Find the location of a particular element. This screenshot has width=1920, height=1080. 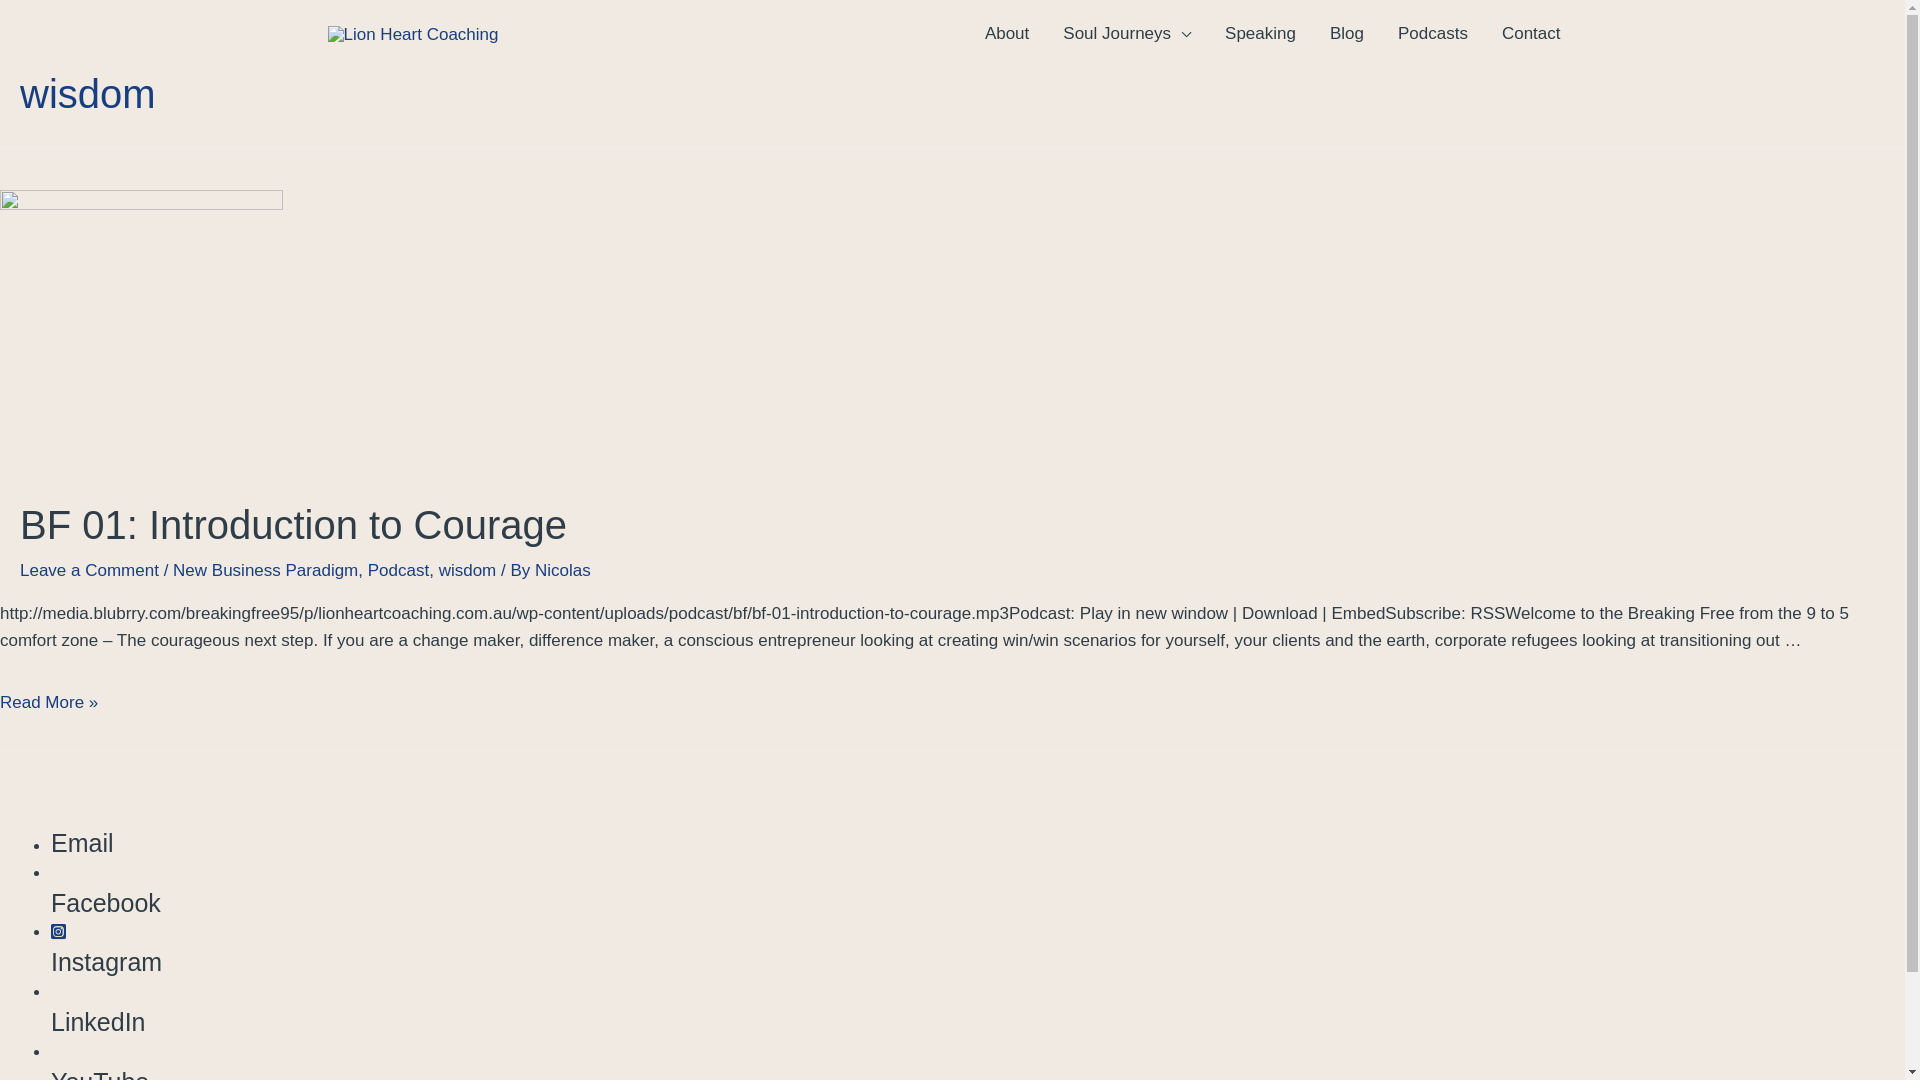

'Soul Journeys' is located at coordinates (1127, 34).